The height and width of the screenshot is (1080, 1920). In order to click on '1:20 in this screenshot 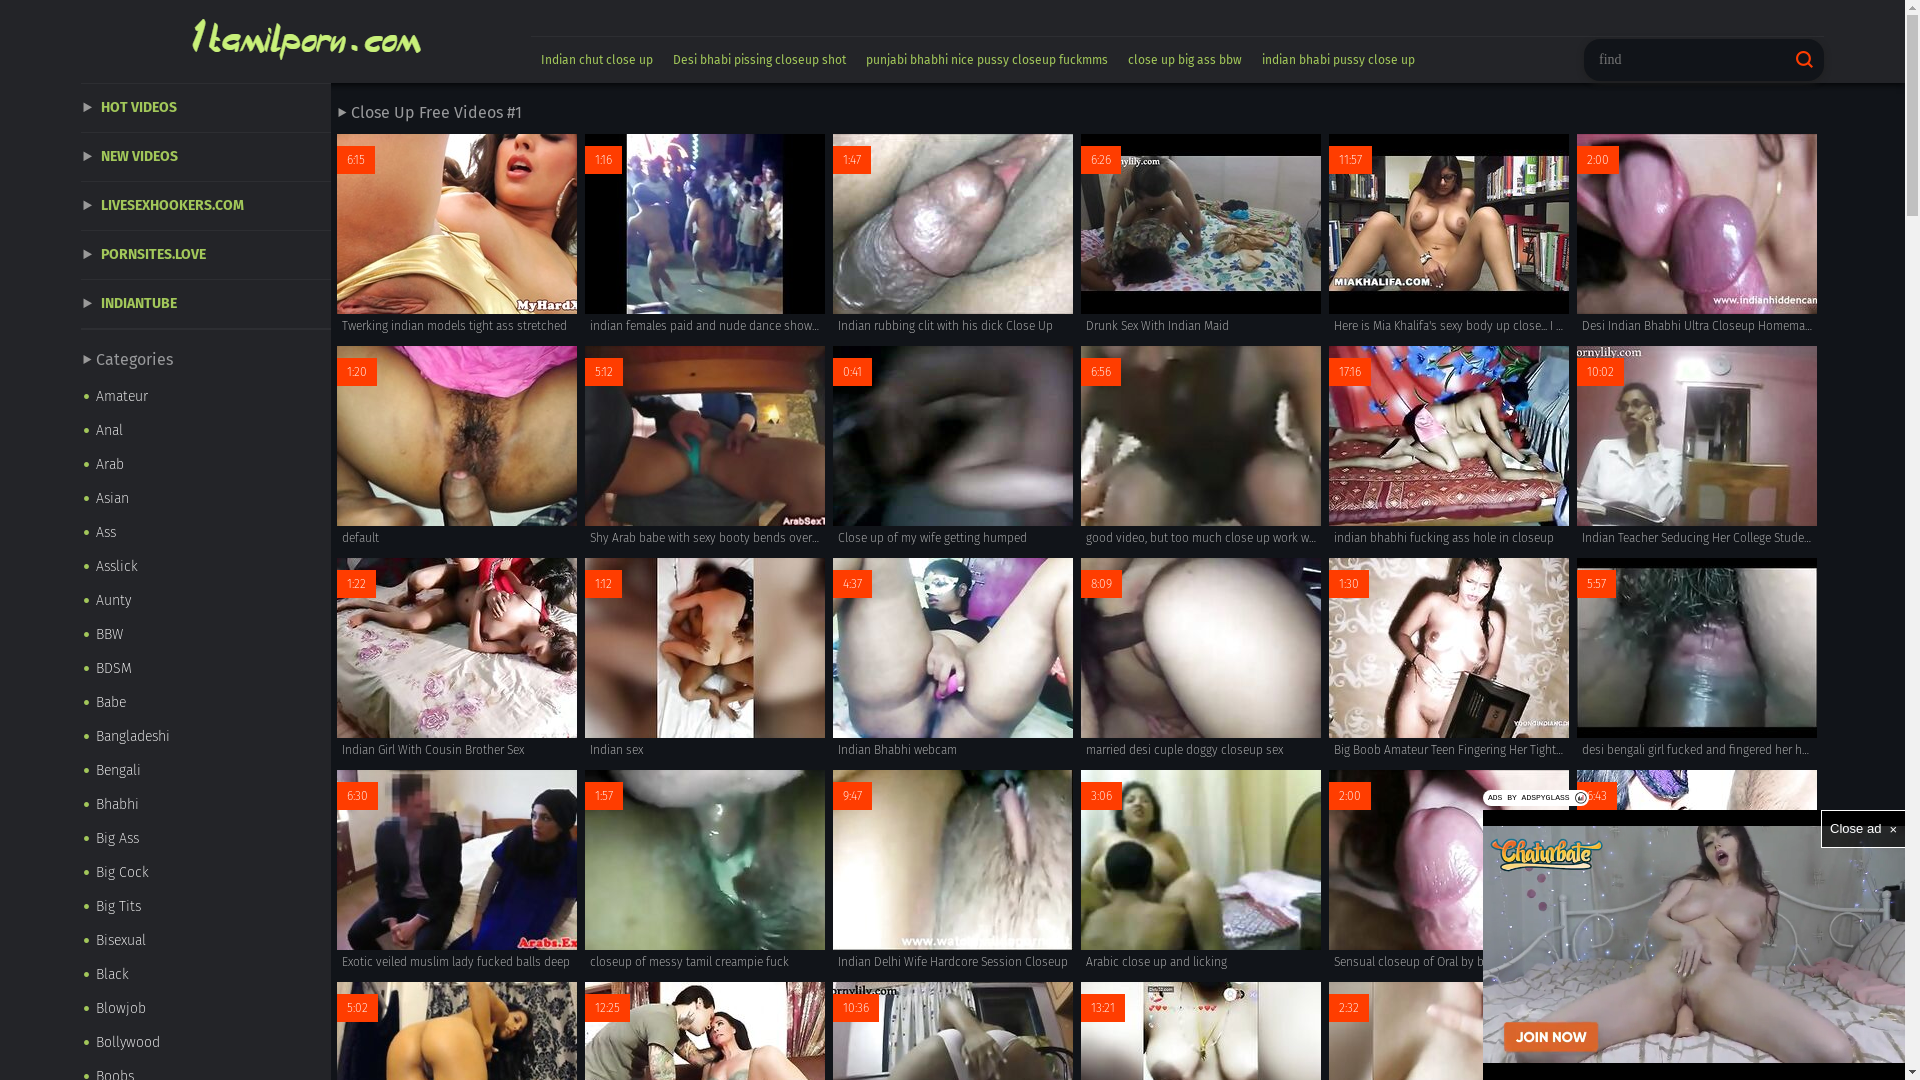, I will do `click(455, 446)`.